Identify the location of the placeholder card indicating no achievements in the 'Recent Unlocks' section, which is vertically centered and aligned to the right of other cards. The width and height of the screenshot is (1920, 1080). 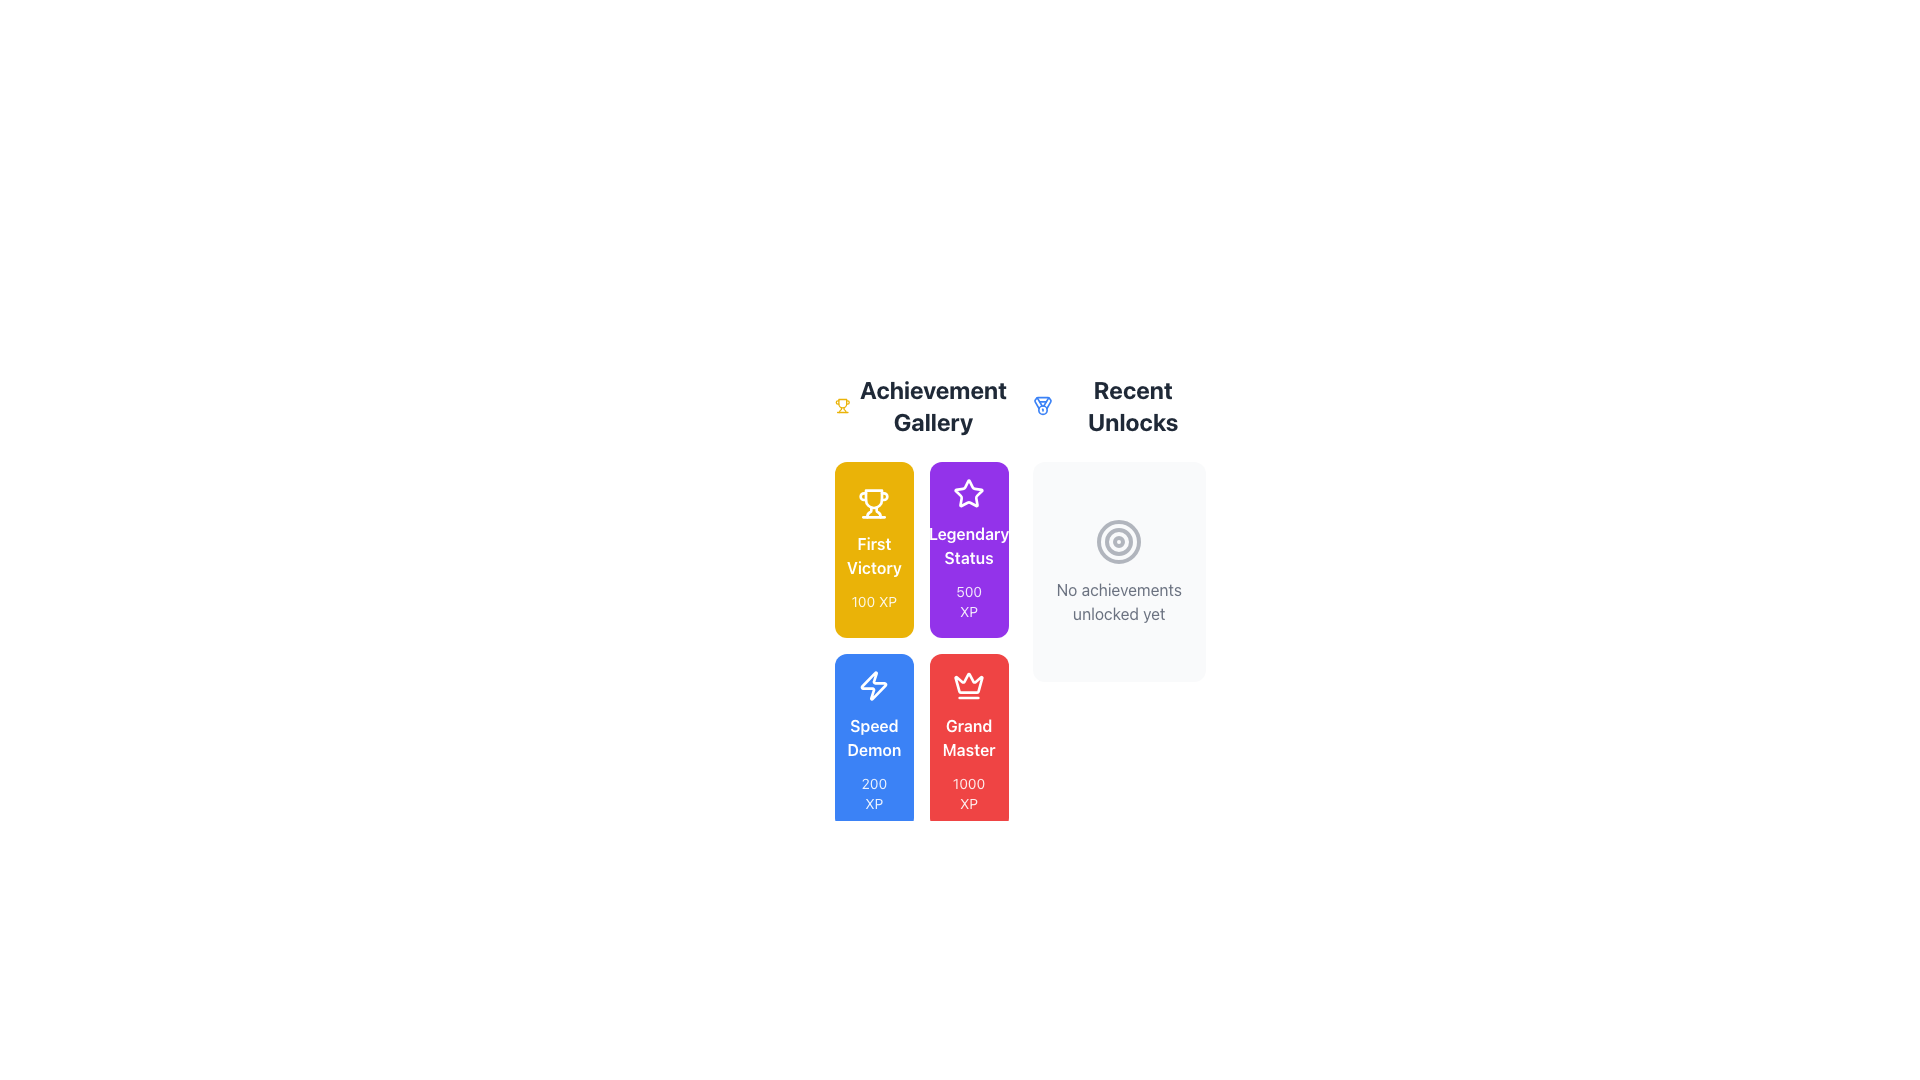
(1118, 571).